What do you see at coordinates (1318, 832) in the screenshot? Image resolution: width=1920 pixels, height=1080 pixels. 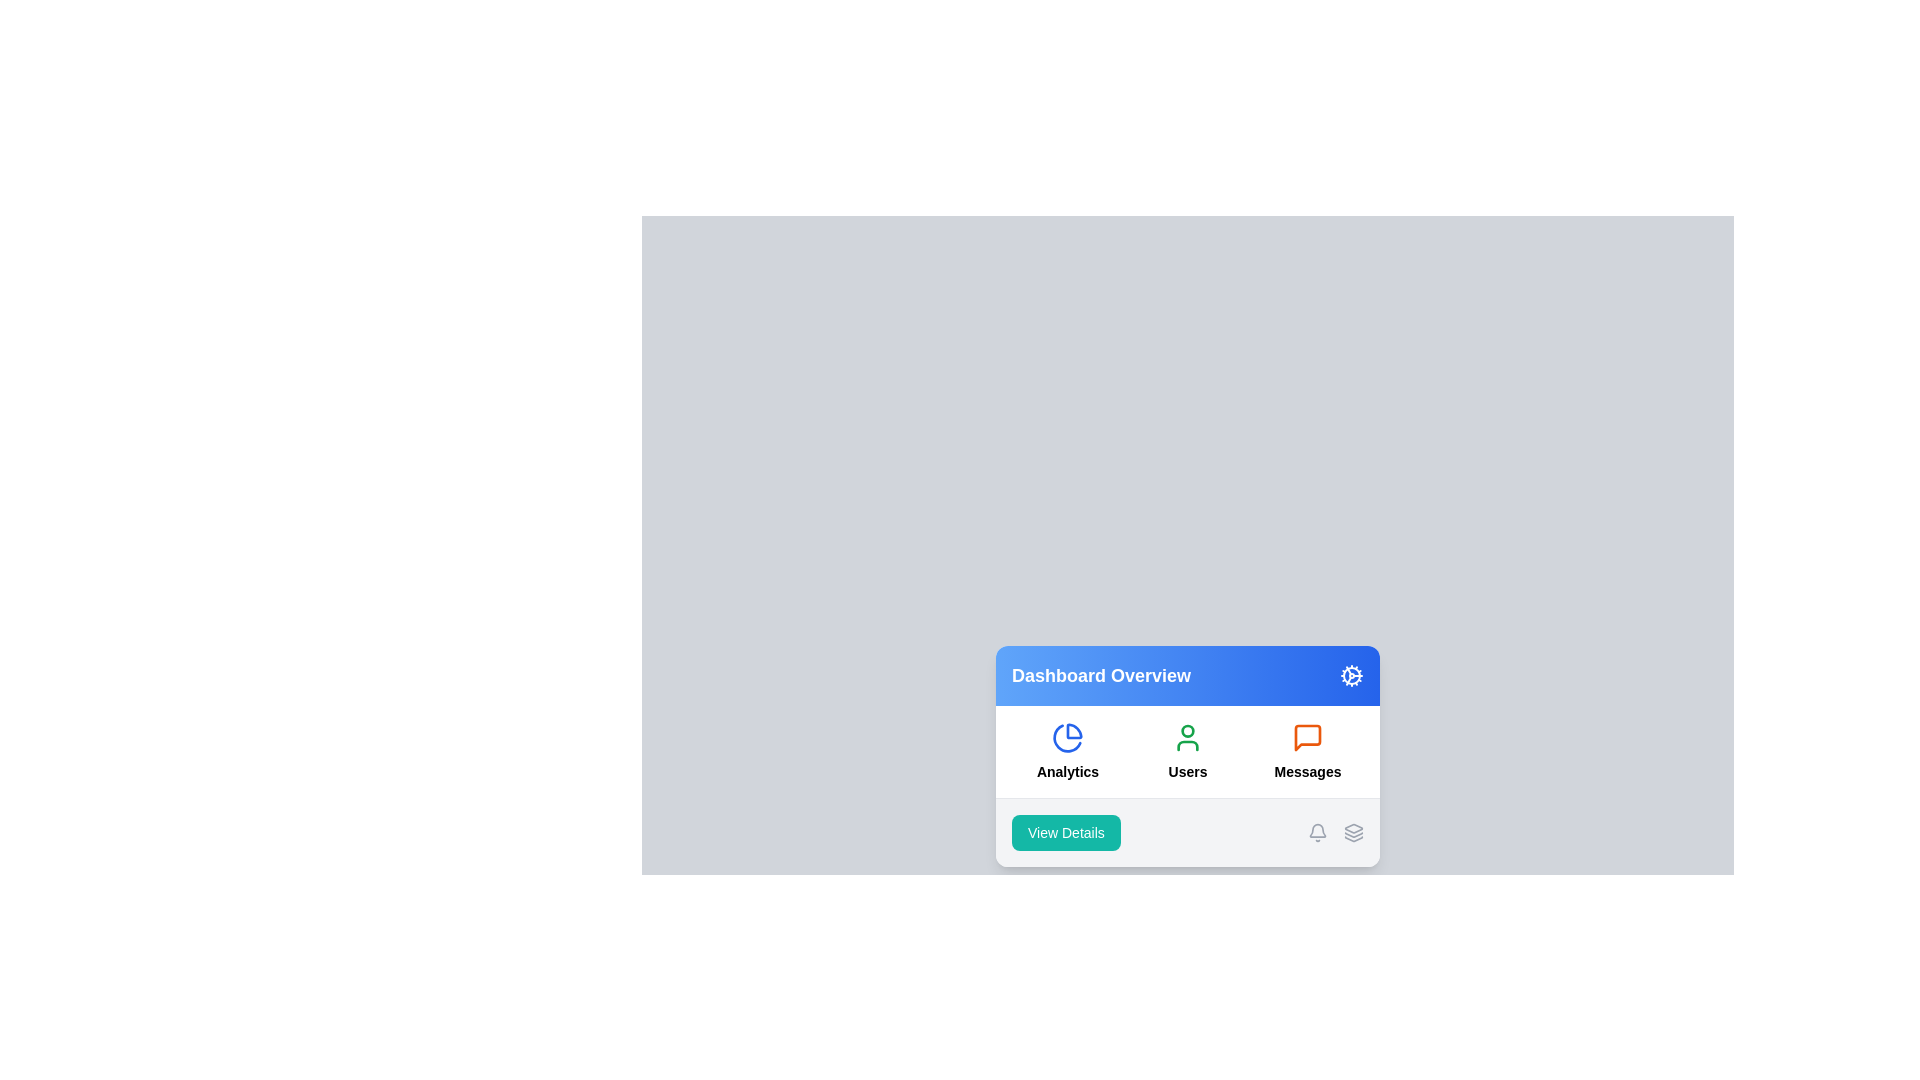 I see `the notification bell icon, which has a gray outline and a minimalistic design` at bounding box center [1318, 832].